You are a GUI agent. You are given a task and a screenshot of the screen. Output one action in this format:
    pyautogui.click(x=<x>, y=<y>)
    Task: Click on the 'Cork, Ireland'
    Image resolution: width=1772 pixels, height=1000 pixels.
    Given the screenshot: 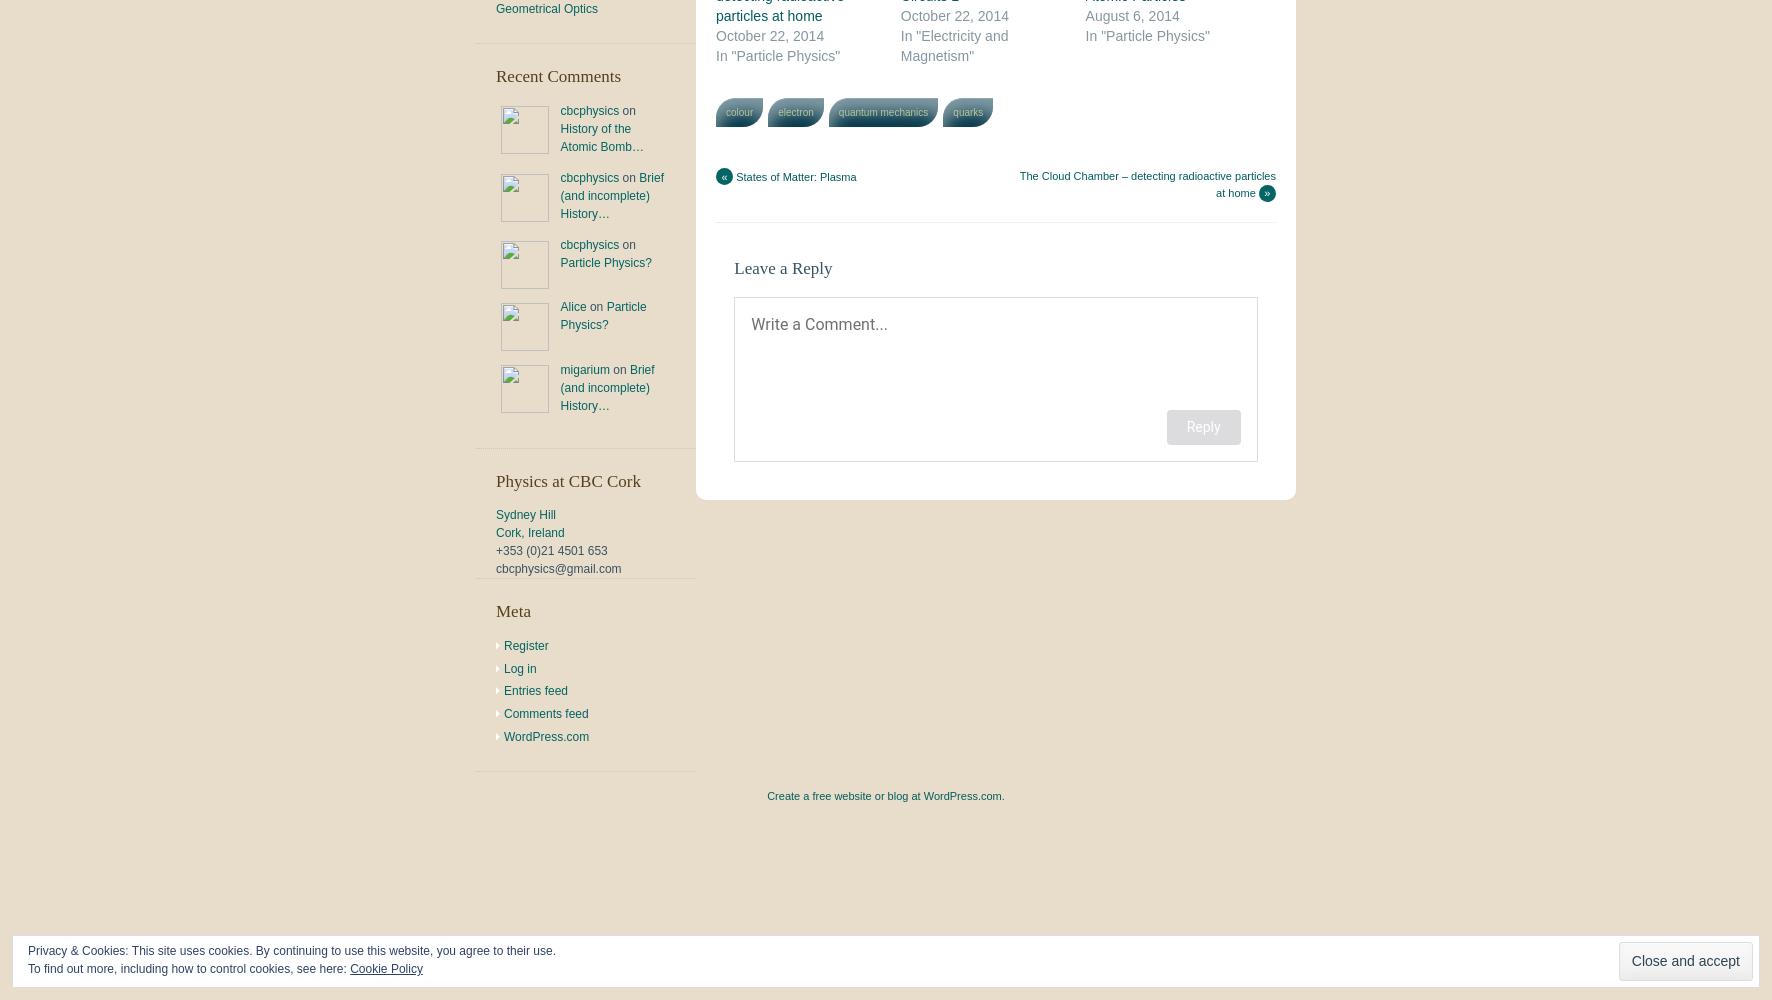 What is the action you would take?
    pyautogui.click(x=529, y=533)
    